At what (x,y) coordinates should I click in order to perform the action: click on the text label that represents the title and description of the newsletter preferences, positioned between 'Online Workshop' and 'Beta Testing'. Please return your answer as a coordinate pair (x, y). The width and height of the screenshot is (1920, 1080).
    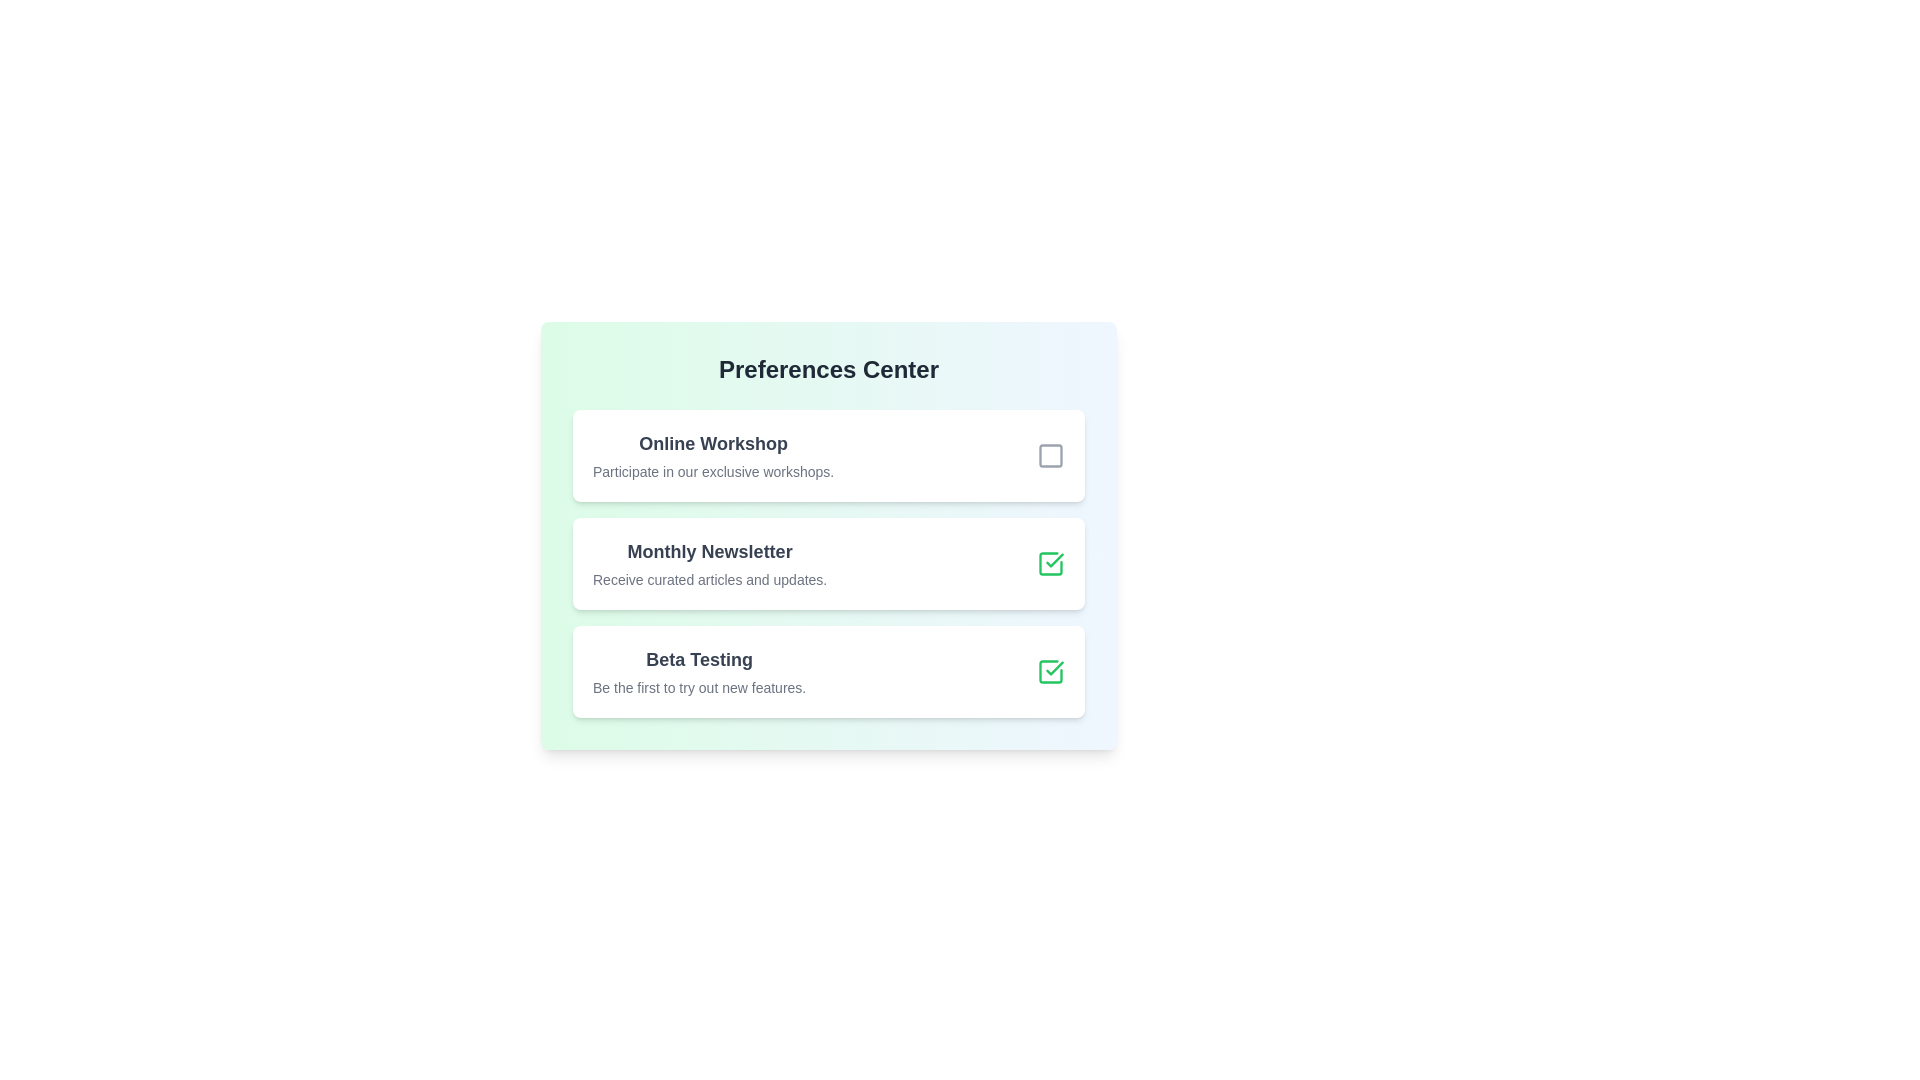
    Looking at the image, I should click on (710, 563).